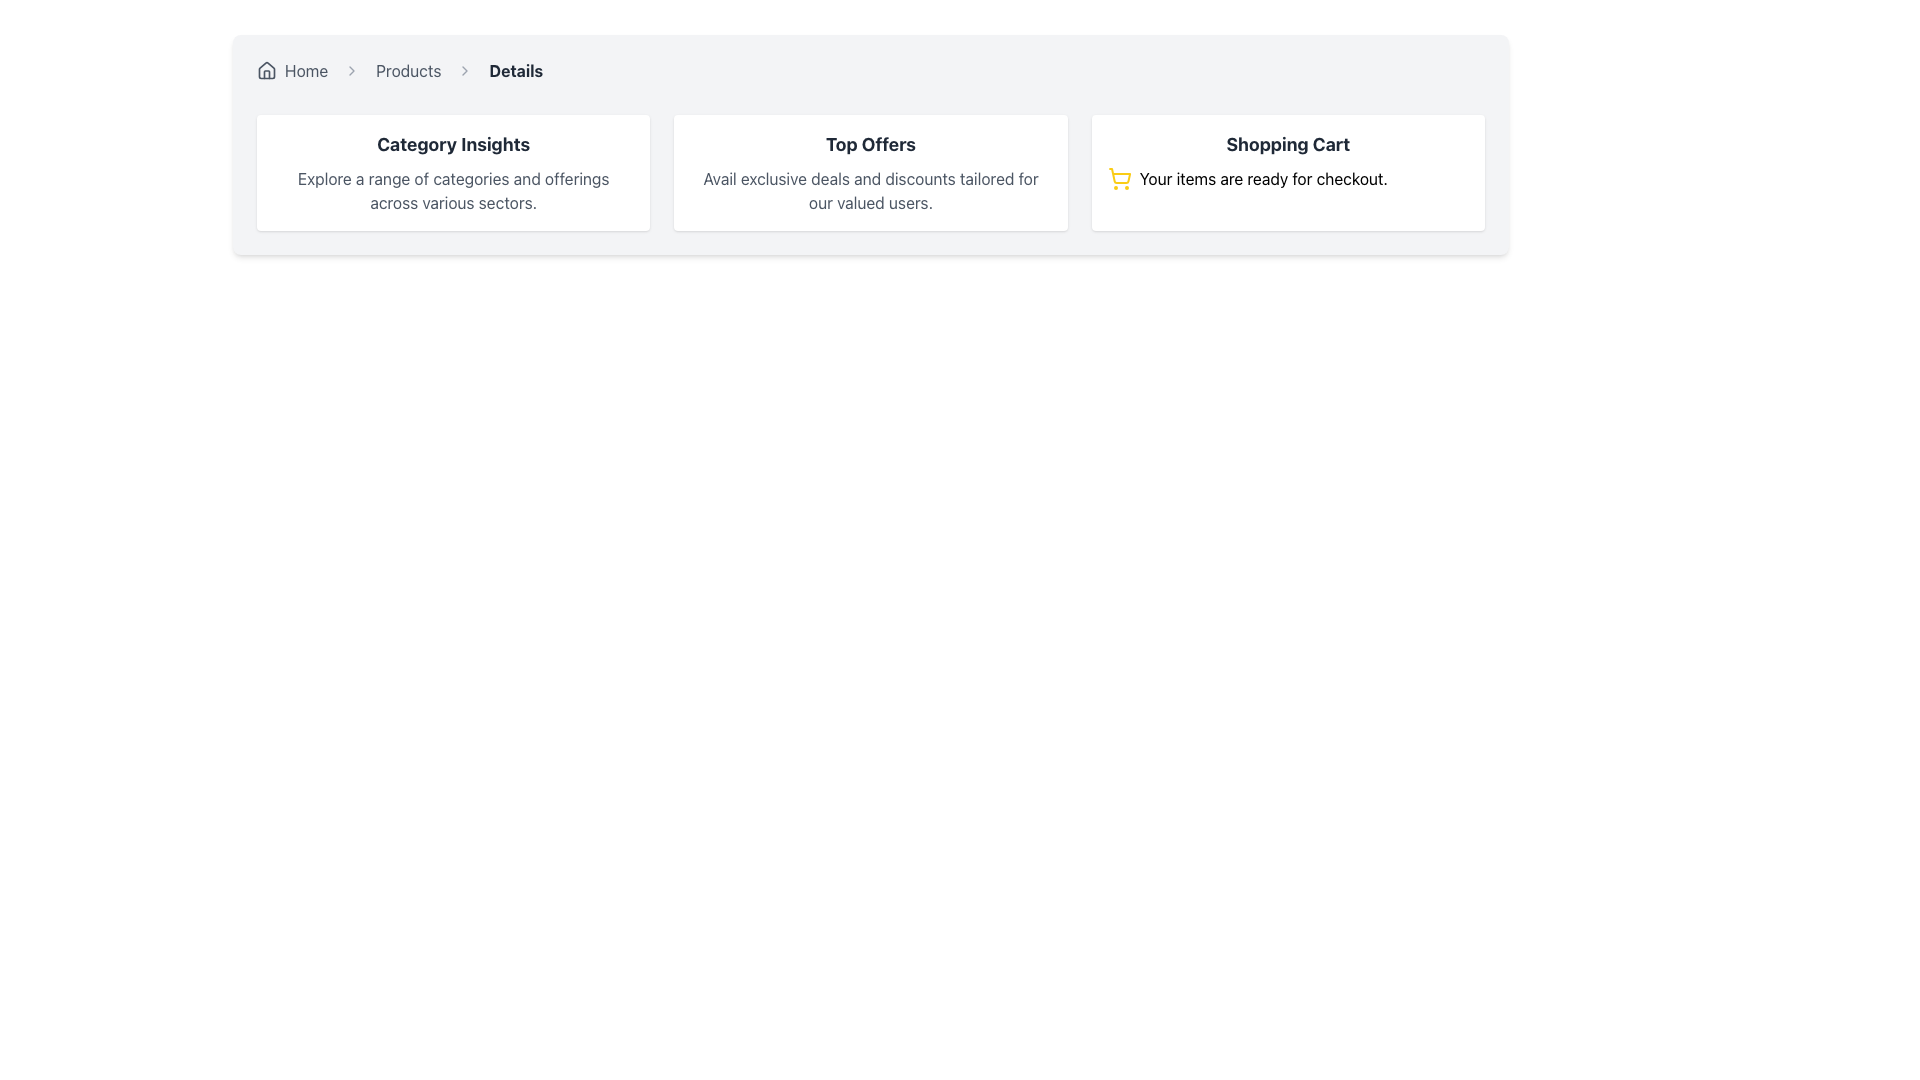 Image resolution: width=1920 pixels, height=1080 pixels. What do you see at coordinates (266, 68) in the screenshot?
I see `the 'Home' icon located at the far left of the breadcrumb navigation section` at bounding box center [266, 68].